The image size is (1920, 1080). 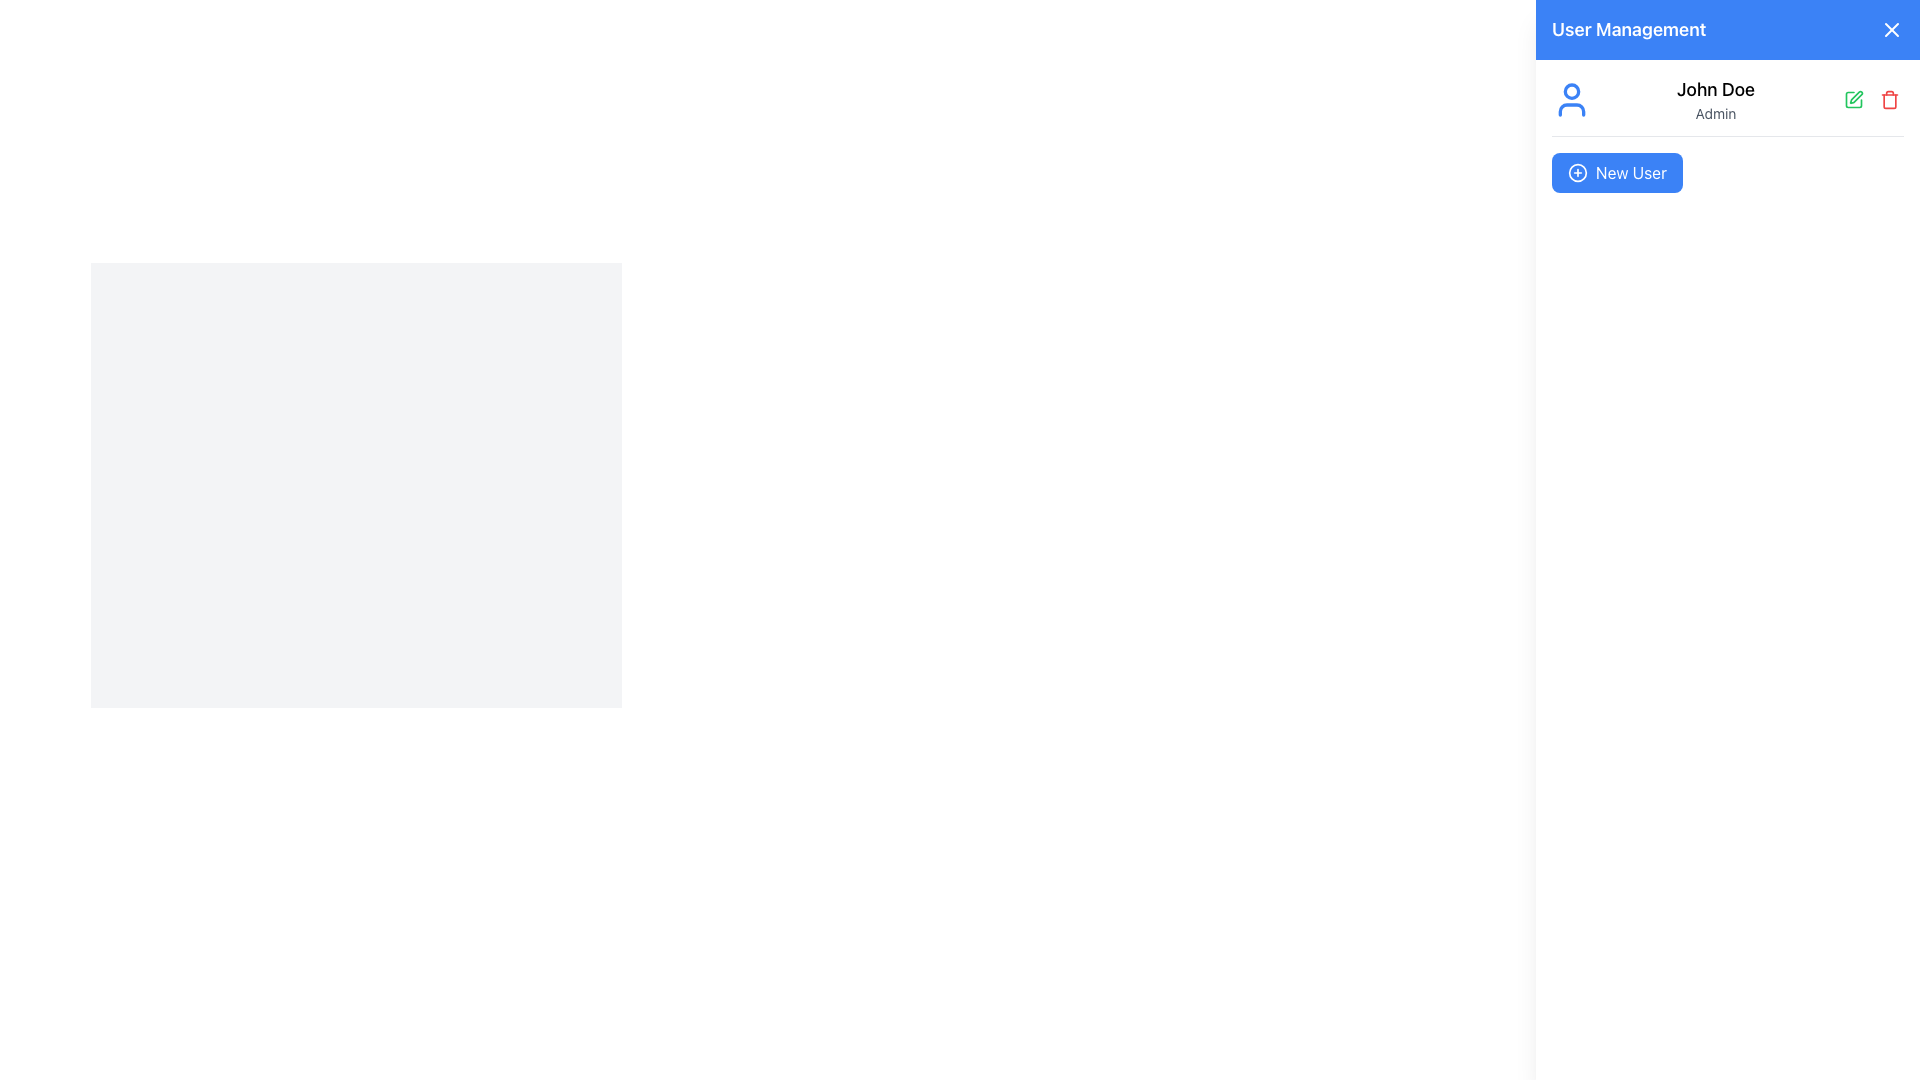 What do you see at coordinates (1889, 100) in the screenshot?
I see `the red trash can icon located` at bounding box center [1889, 100].